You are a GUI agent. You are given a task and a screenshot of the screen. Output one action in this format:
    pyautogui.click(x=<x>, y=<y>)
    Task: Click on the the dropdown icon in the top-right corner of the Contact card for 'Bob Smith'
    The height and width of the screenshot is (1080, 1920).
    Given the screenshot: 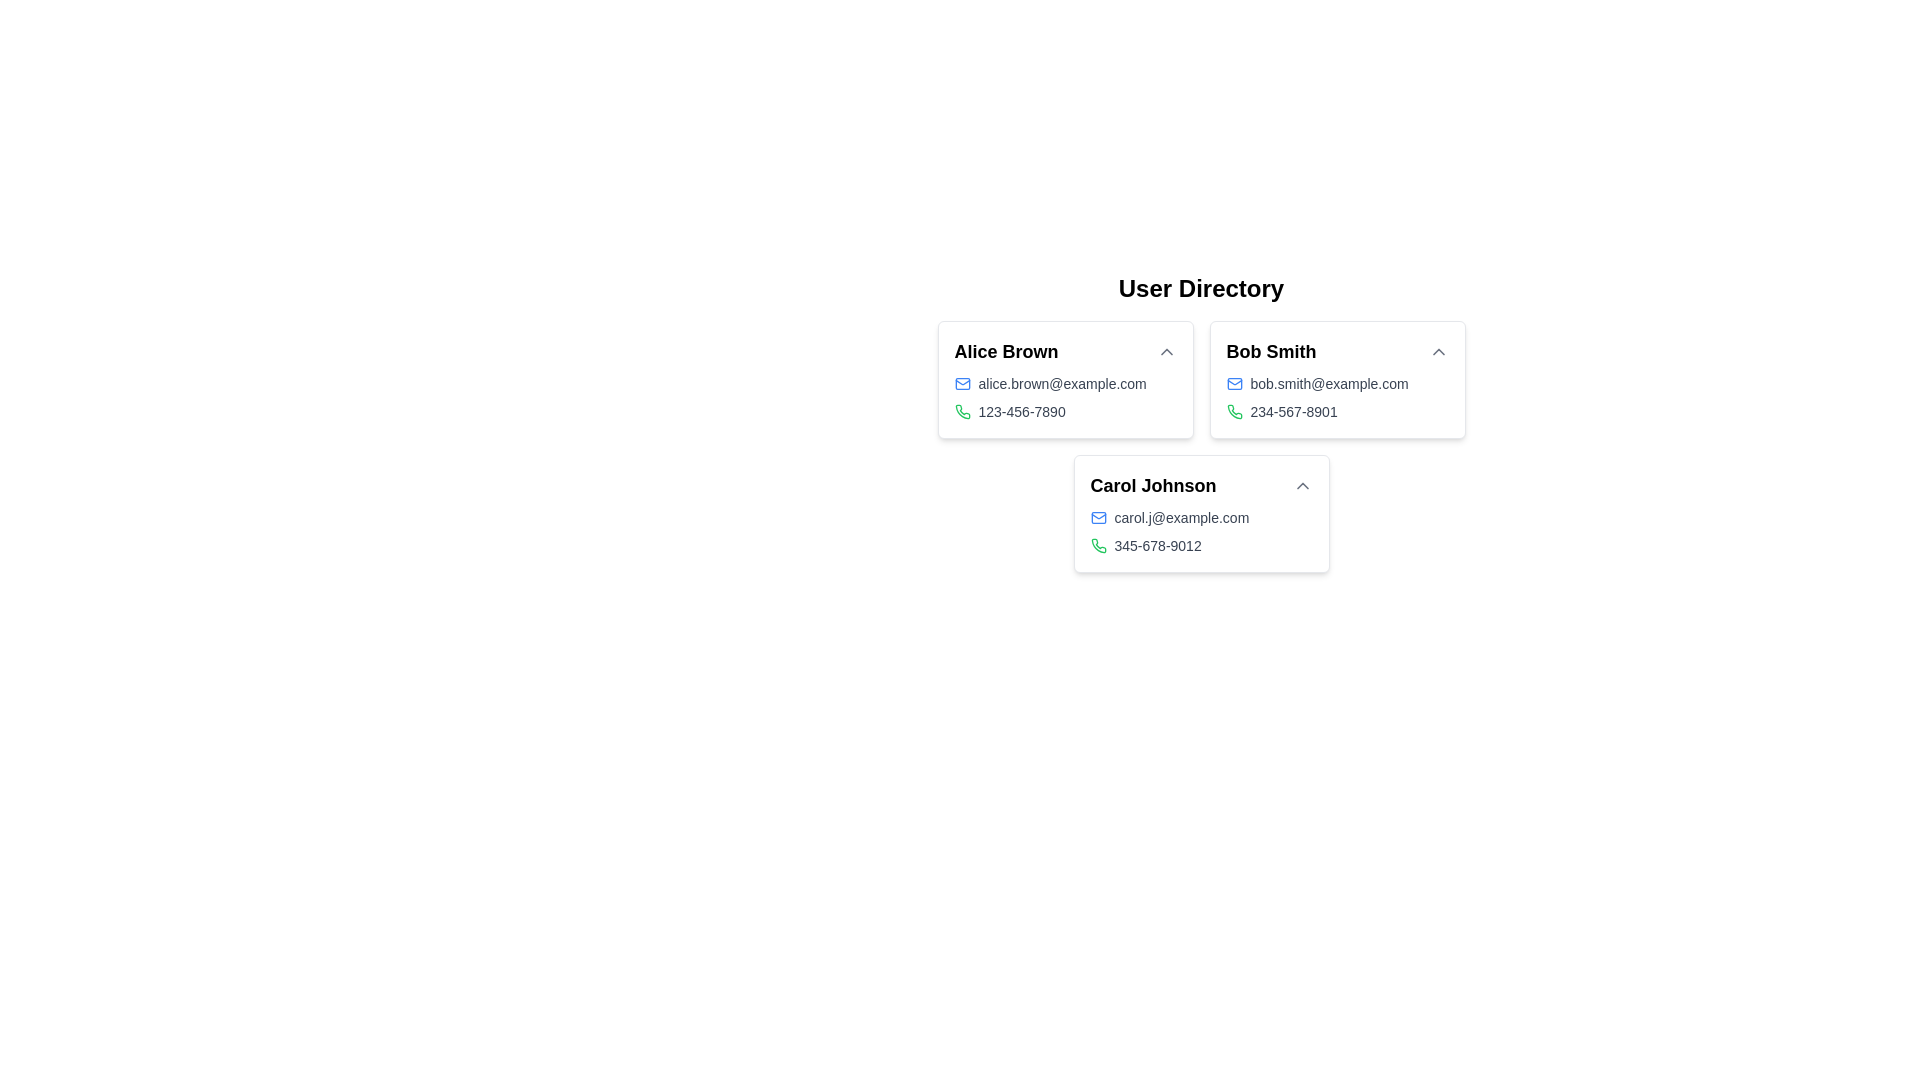 What is the action you would take?
    pyautogui.click(x=1337, y=380)
    